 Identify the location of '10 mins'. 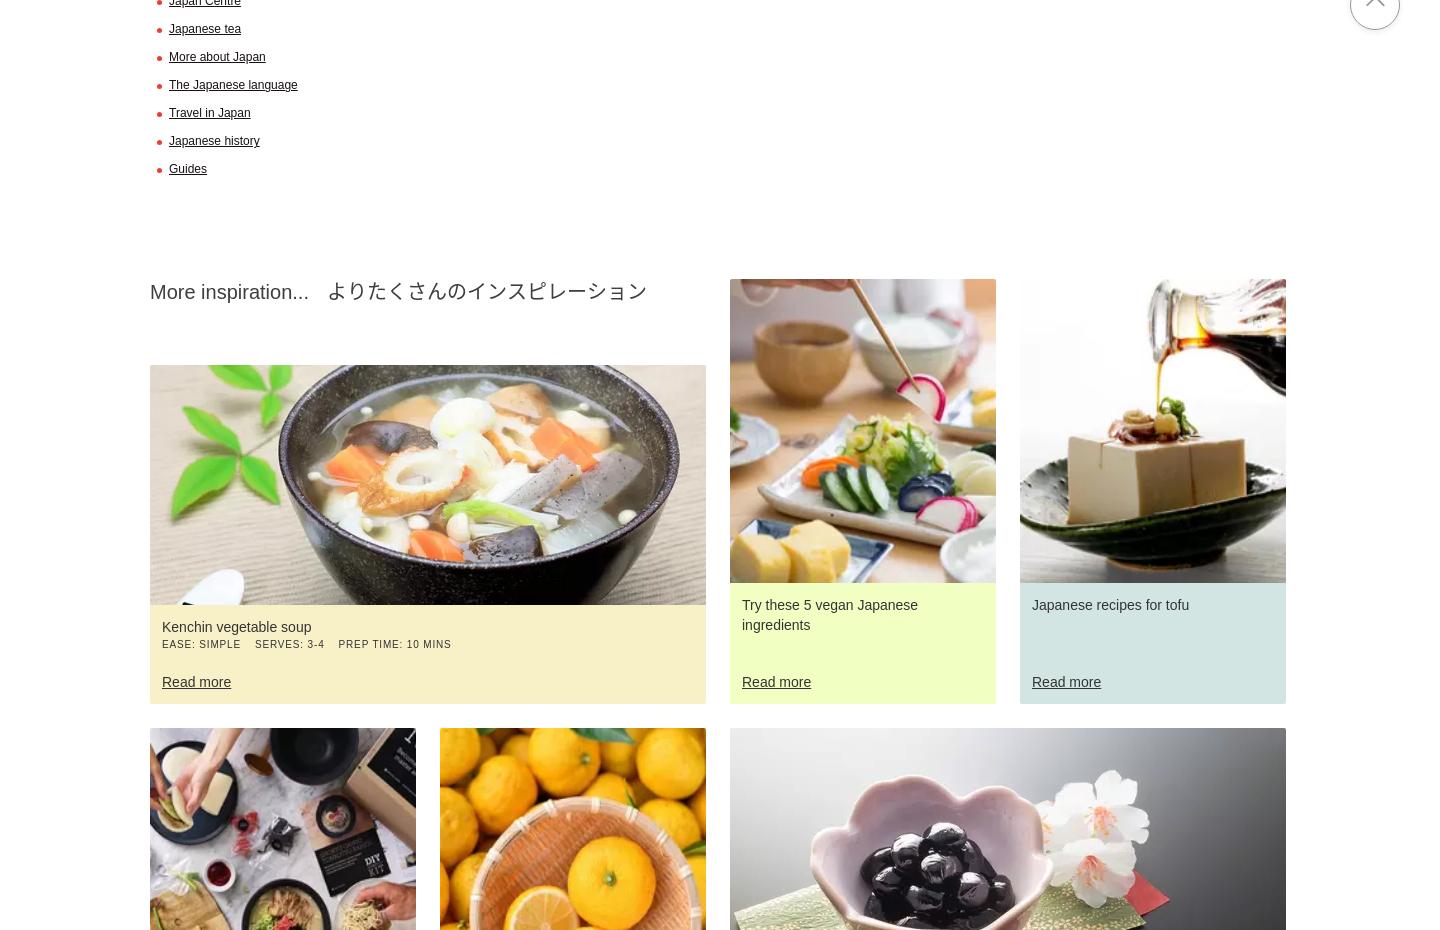
(428, 643).